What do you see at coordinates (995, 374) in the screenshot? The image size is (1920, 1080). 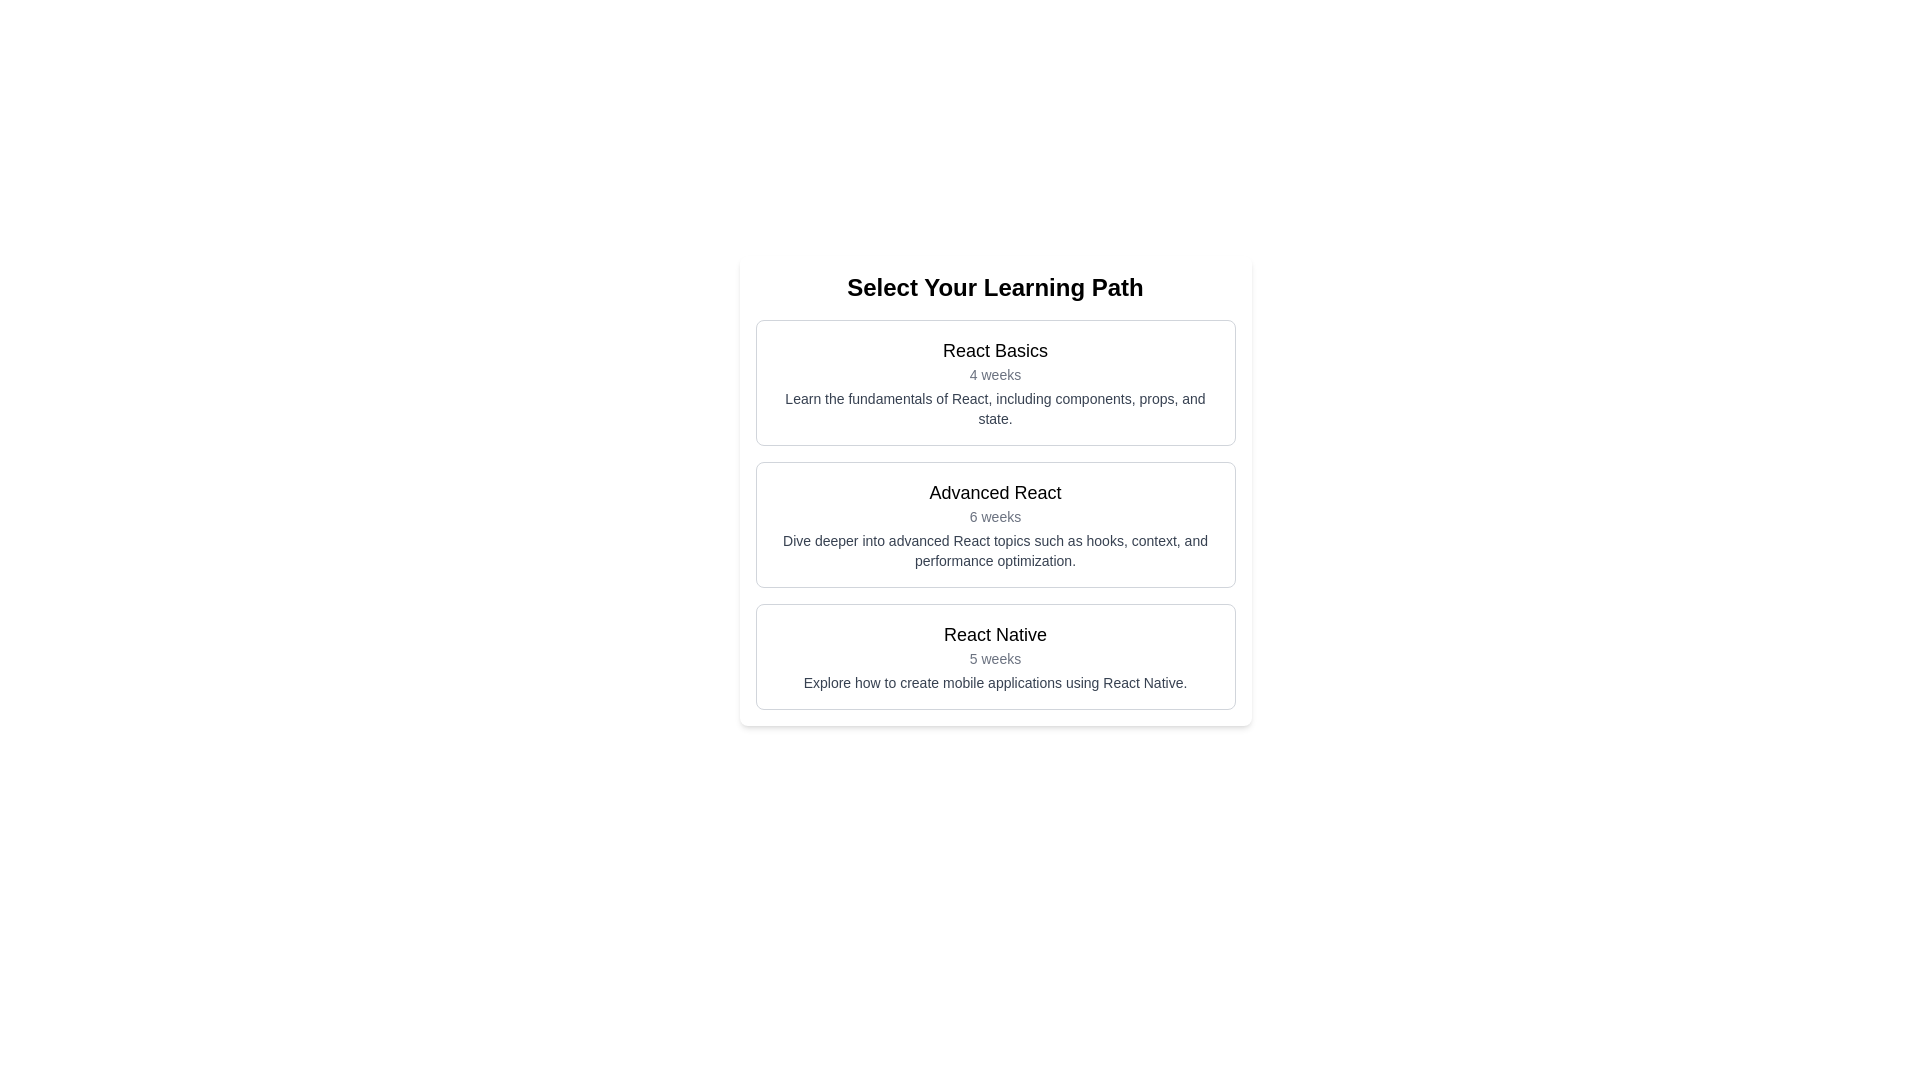 I see `the text label that informs users about the duration of the 'React Basics' course, which states it lasts 4 weeks, positioned centrally below the course title` at bounding box center [995, 374].